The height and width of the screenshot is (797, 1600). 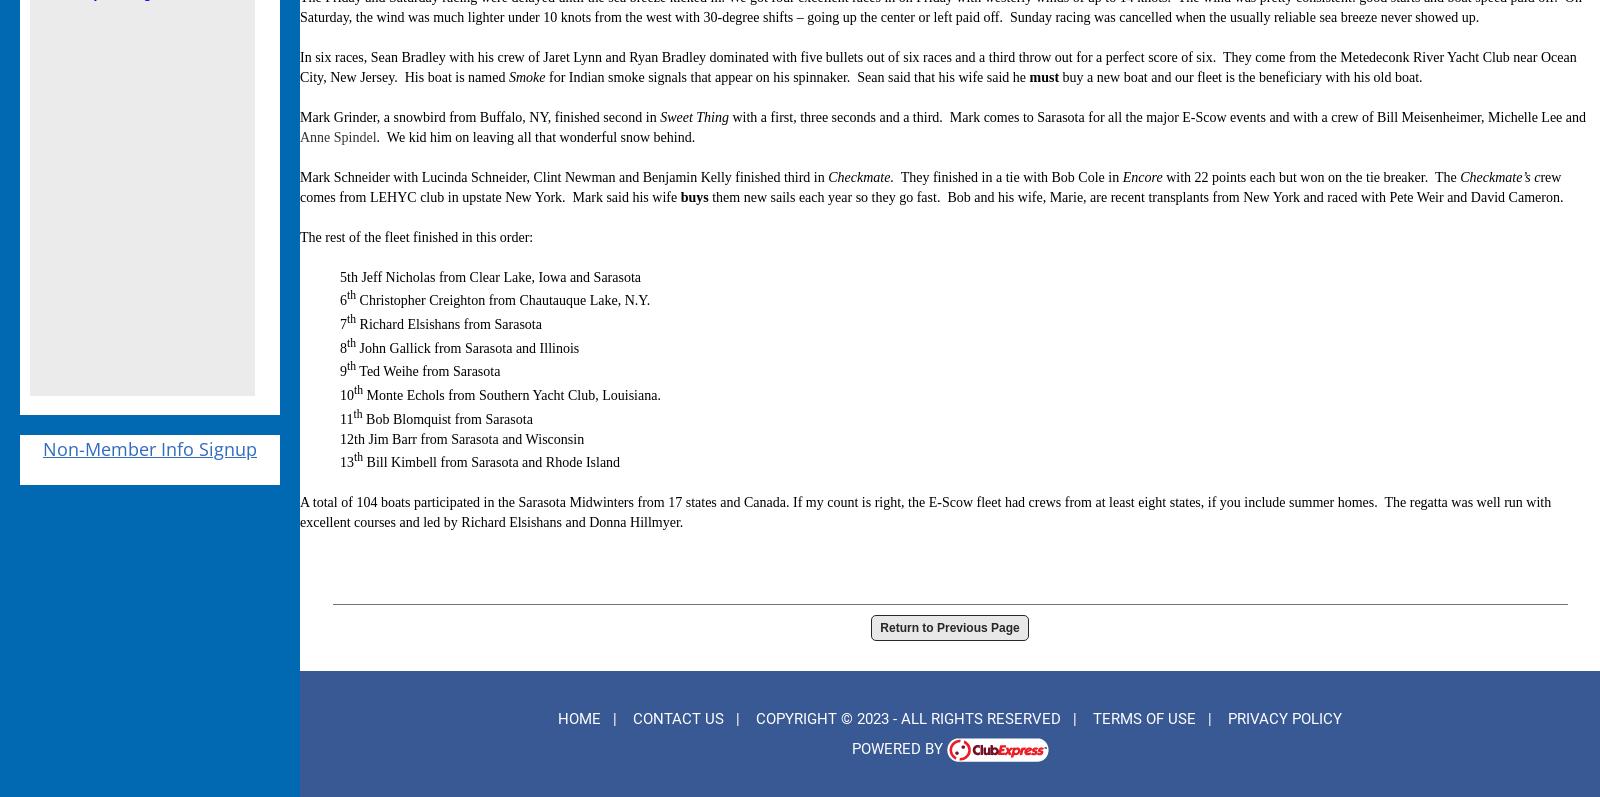 What do you see at coordinates (948, 627) in the screenshot?
I see `'Return to Previous Page'` at bounding box center [948, 627].